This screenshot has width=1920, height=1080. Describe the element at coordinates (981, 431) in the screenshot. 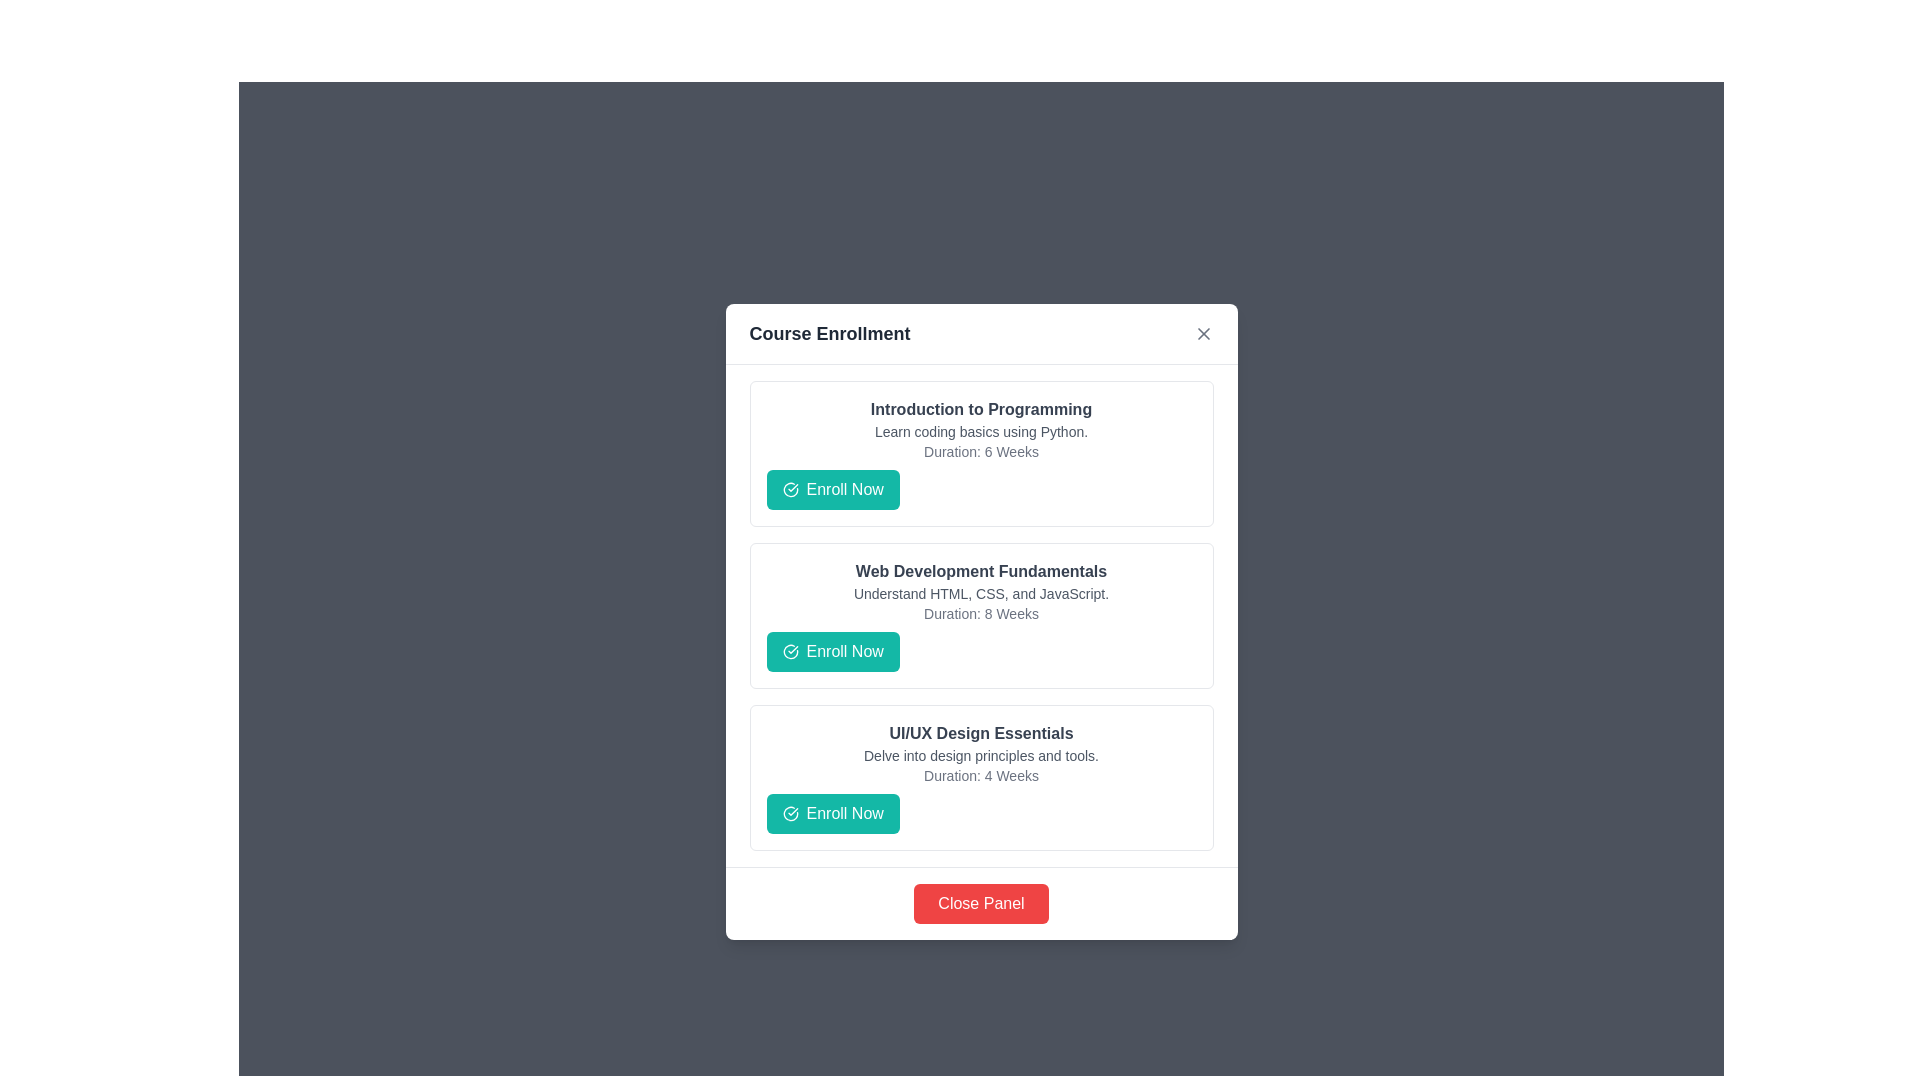

I see `the text label reading 'Learn coding basics using Python.' which is styled in a small-sized, gray font and is located inside the course card under the title 'Introduction to Programming'` at that location.